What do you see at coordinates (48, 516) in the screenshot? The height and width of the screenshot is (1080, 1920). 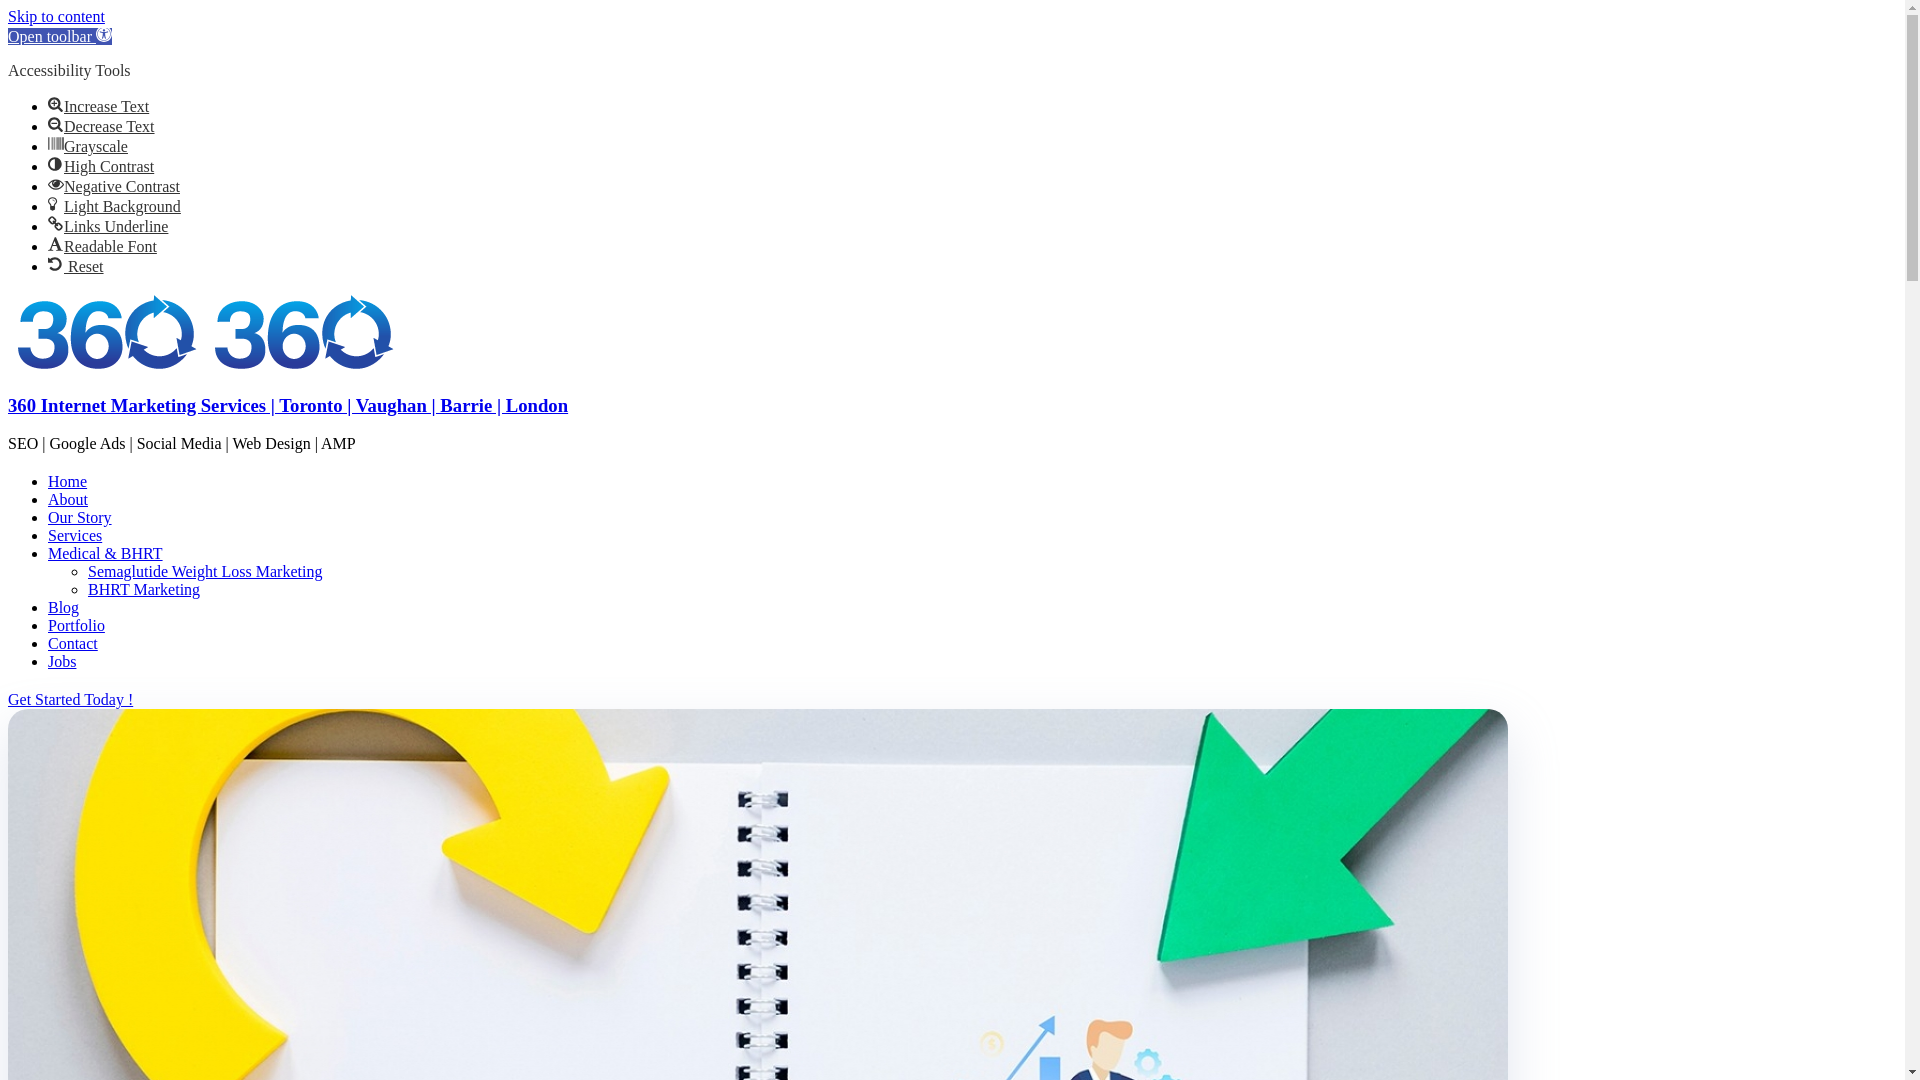 I see `'Our Story'` at bounding box center [48, 516].